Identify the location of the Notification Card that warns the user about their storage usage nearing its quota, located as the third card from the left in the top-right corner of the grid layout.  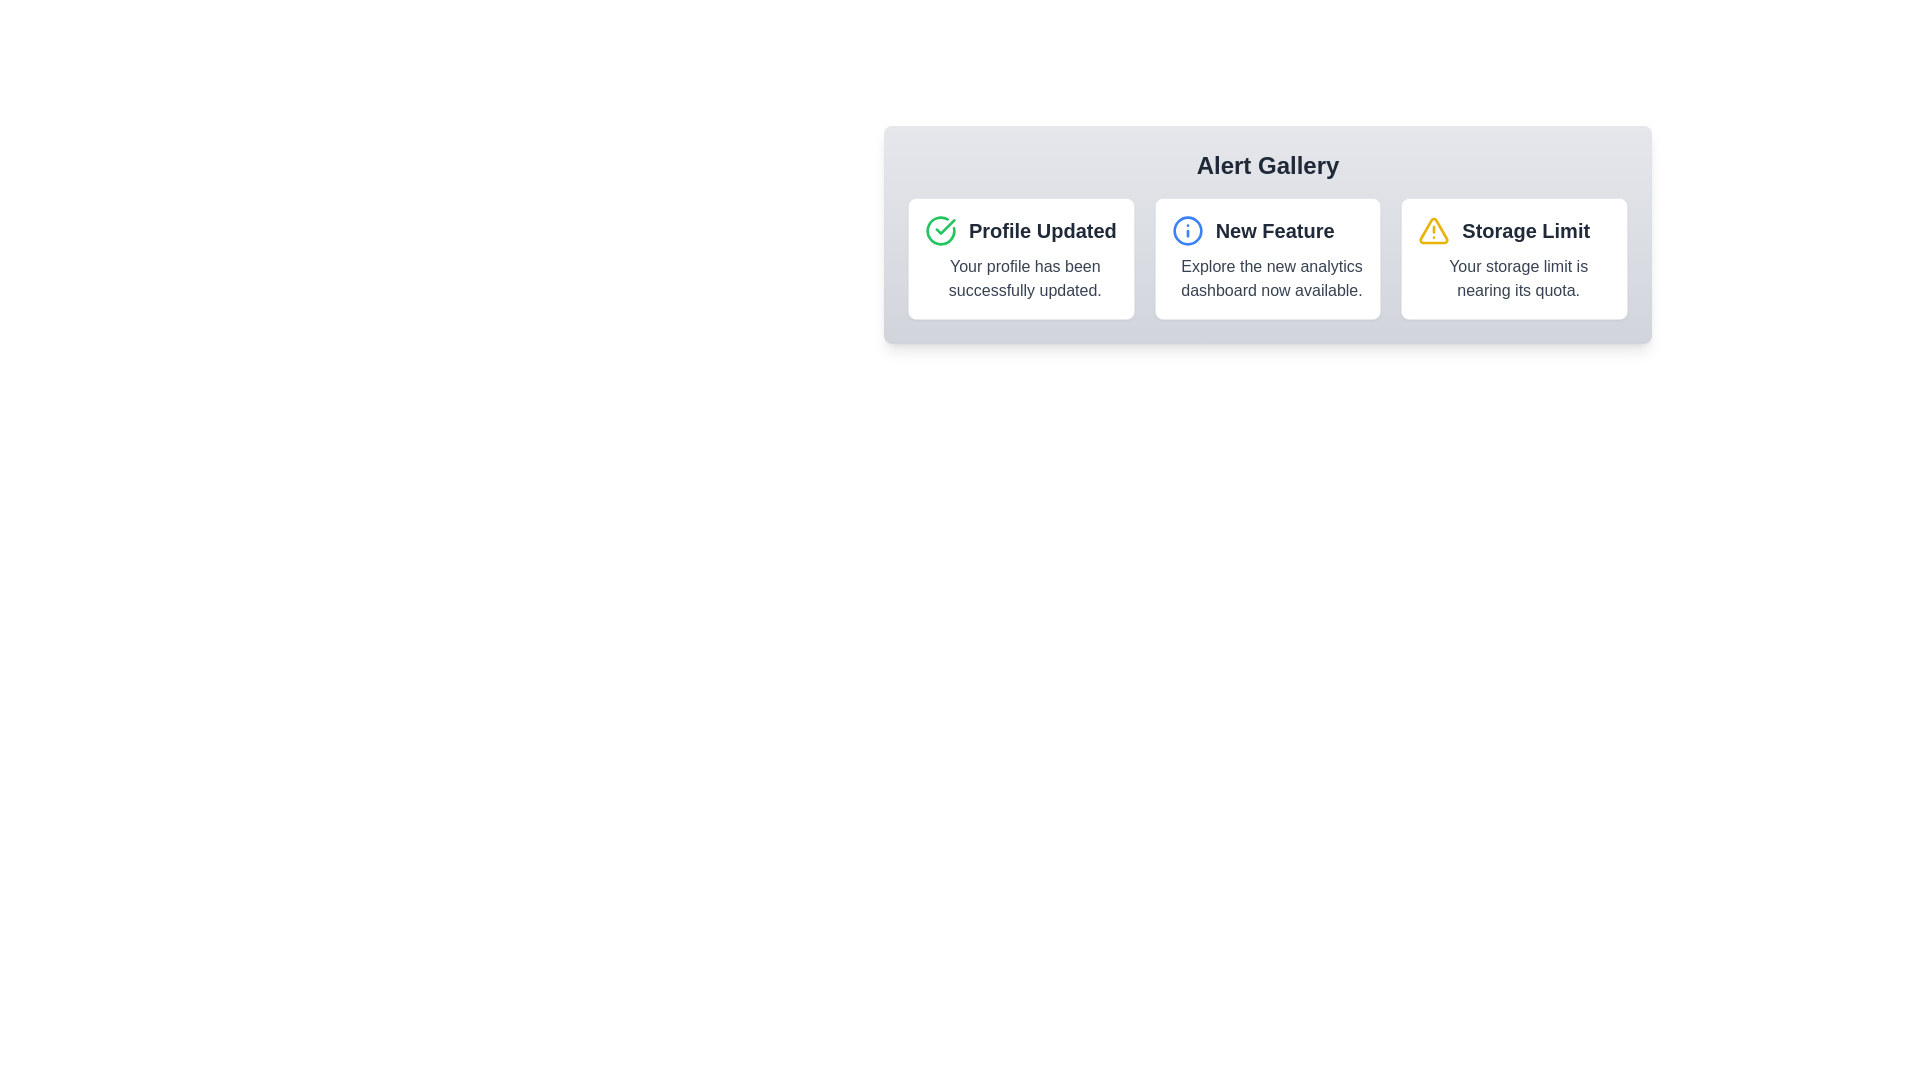
(1514, 257).